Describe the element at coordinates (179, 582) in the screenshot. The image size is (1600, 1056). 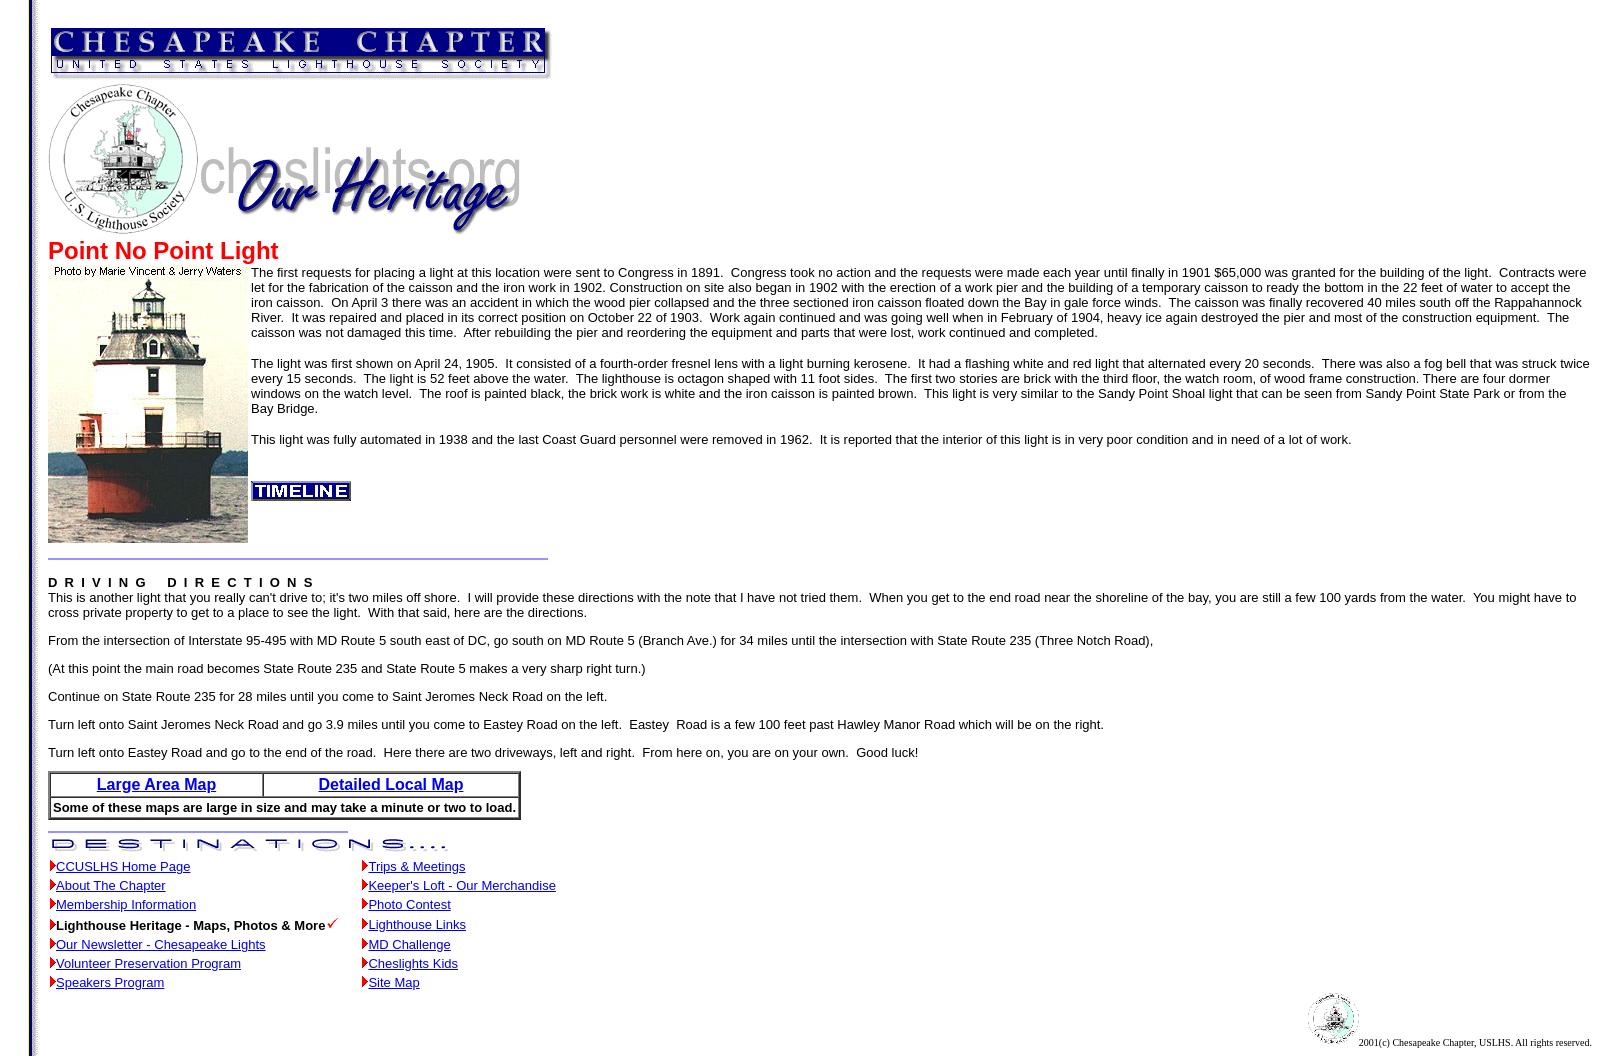
I see `'D  R  I  V  
      I  N  G      D  I  R  
      E  C  T  I  O  N  S'` at that location.